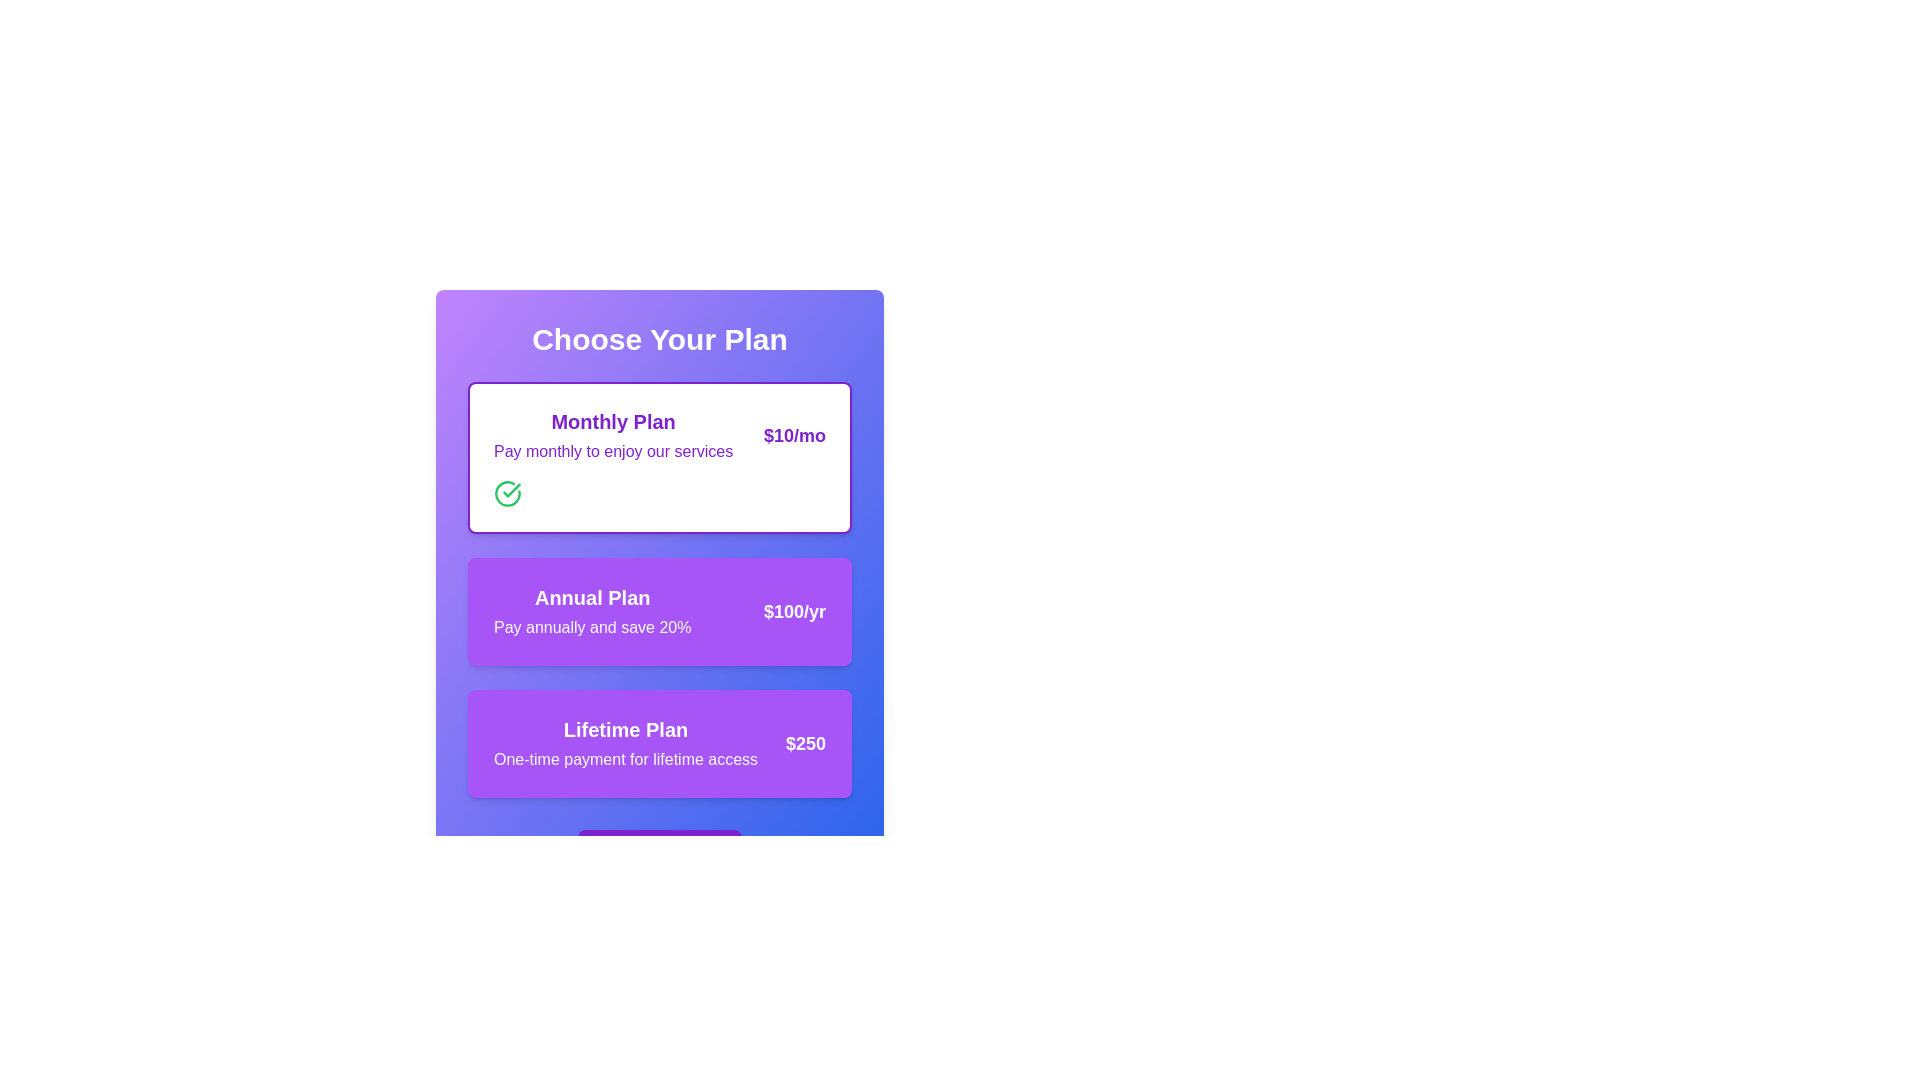  What do you see at coordinates (591, 627) in the screenshot?
I see `informational text label located in the 'Annual Plan' section, positioned beneath the title 'Annual Plan' and above the cost '$100/yr'` at bounding box center [591, 627].